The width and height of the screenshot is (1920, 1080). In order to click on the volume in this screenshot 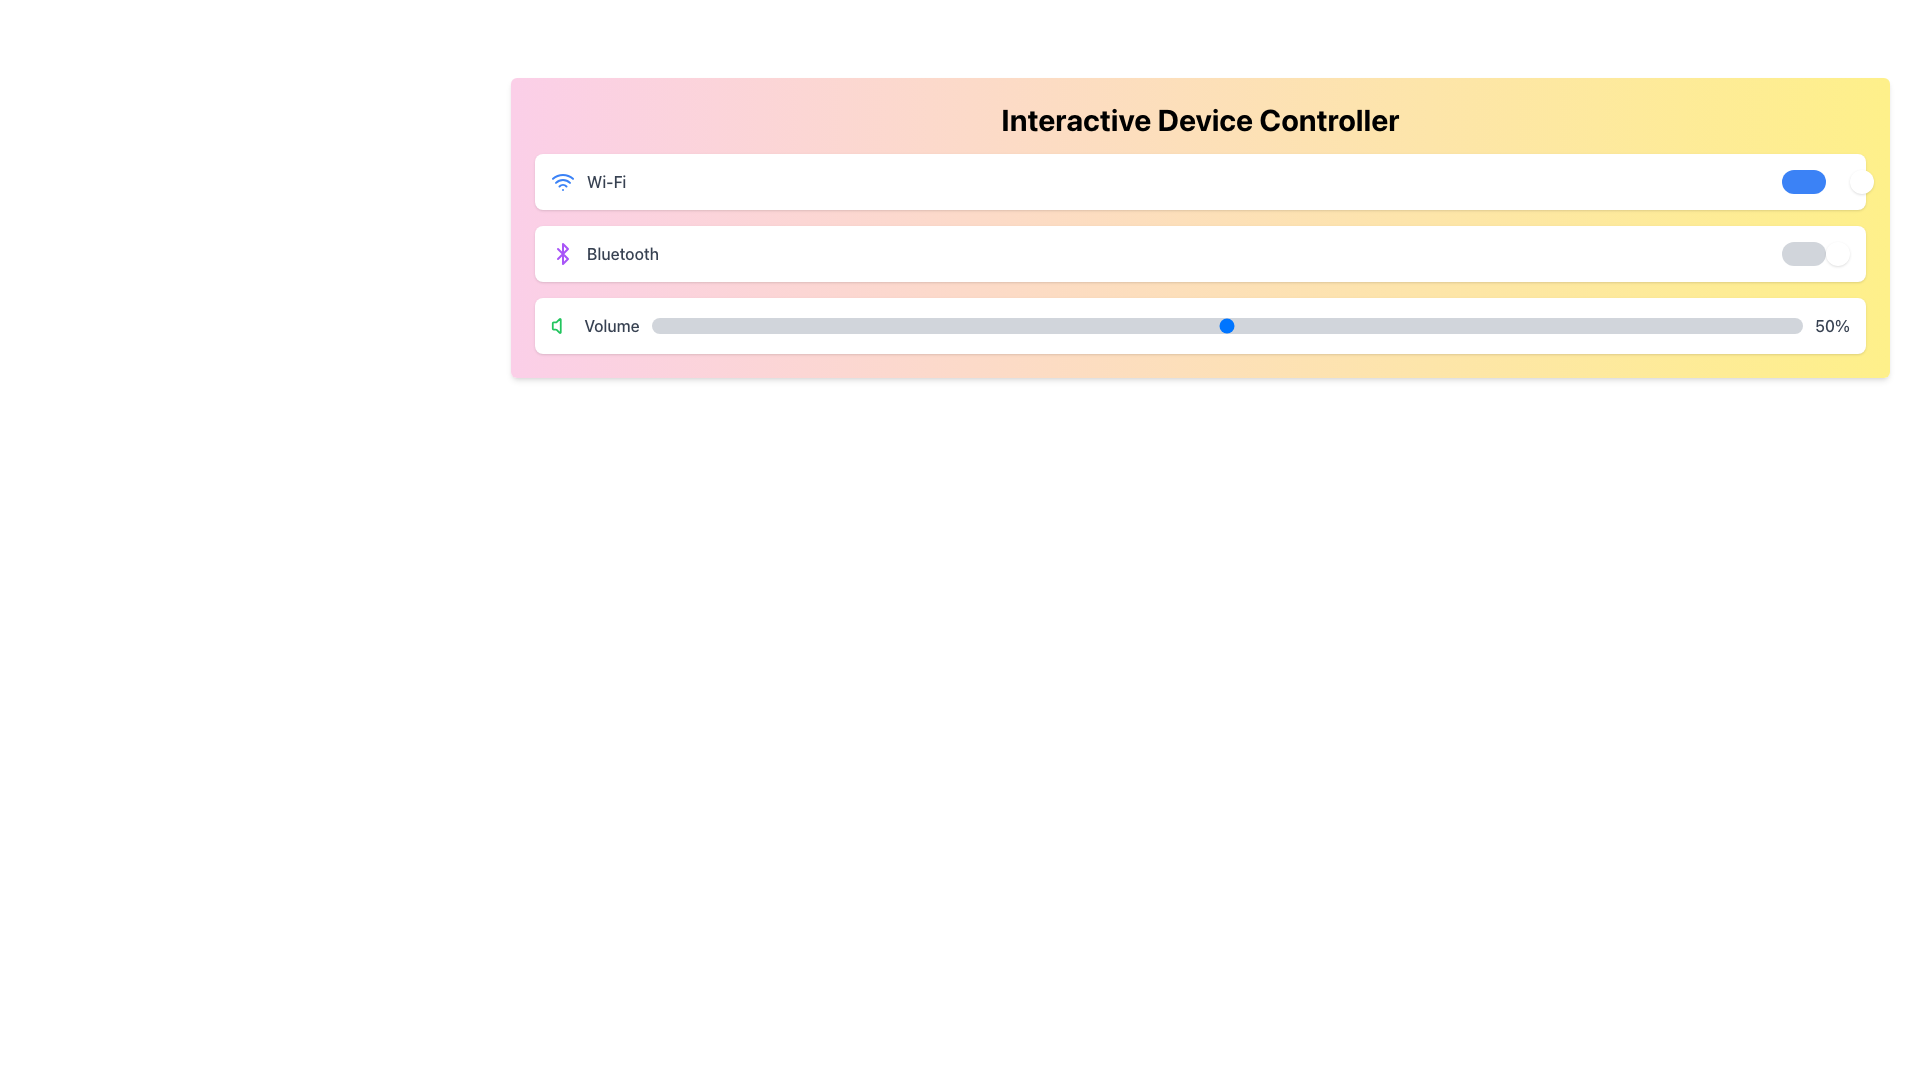, I will do `click(1721, 325)`.